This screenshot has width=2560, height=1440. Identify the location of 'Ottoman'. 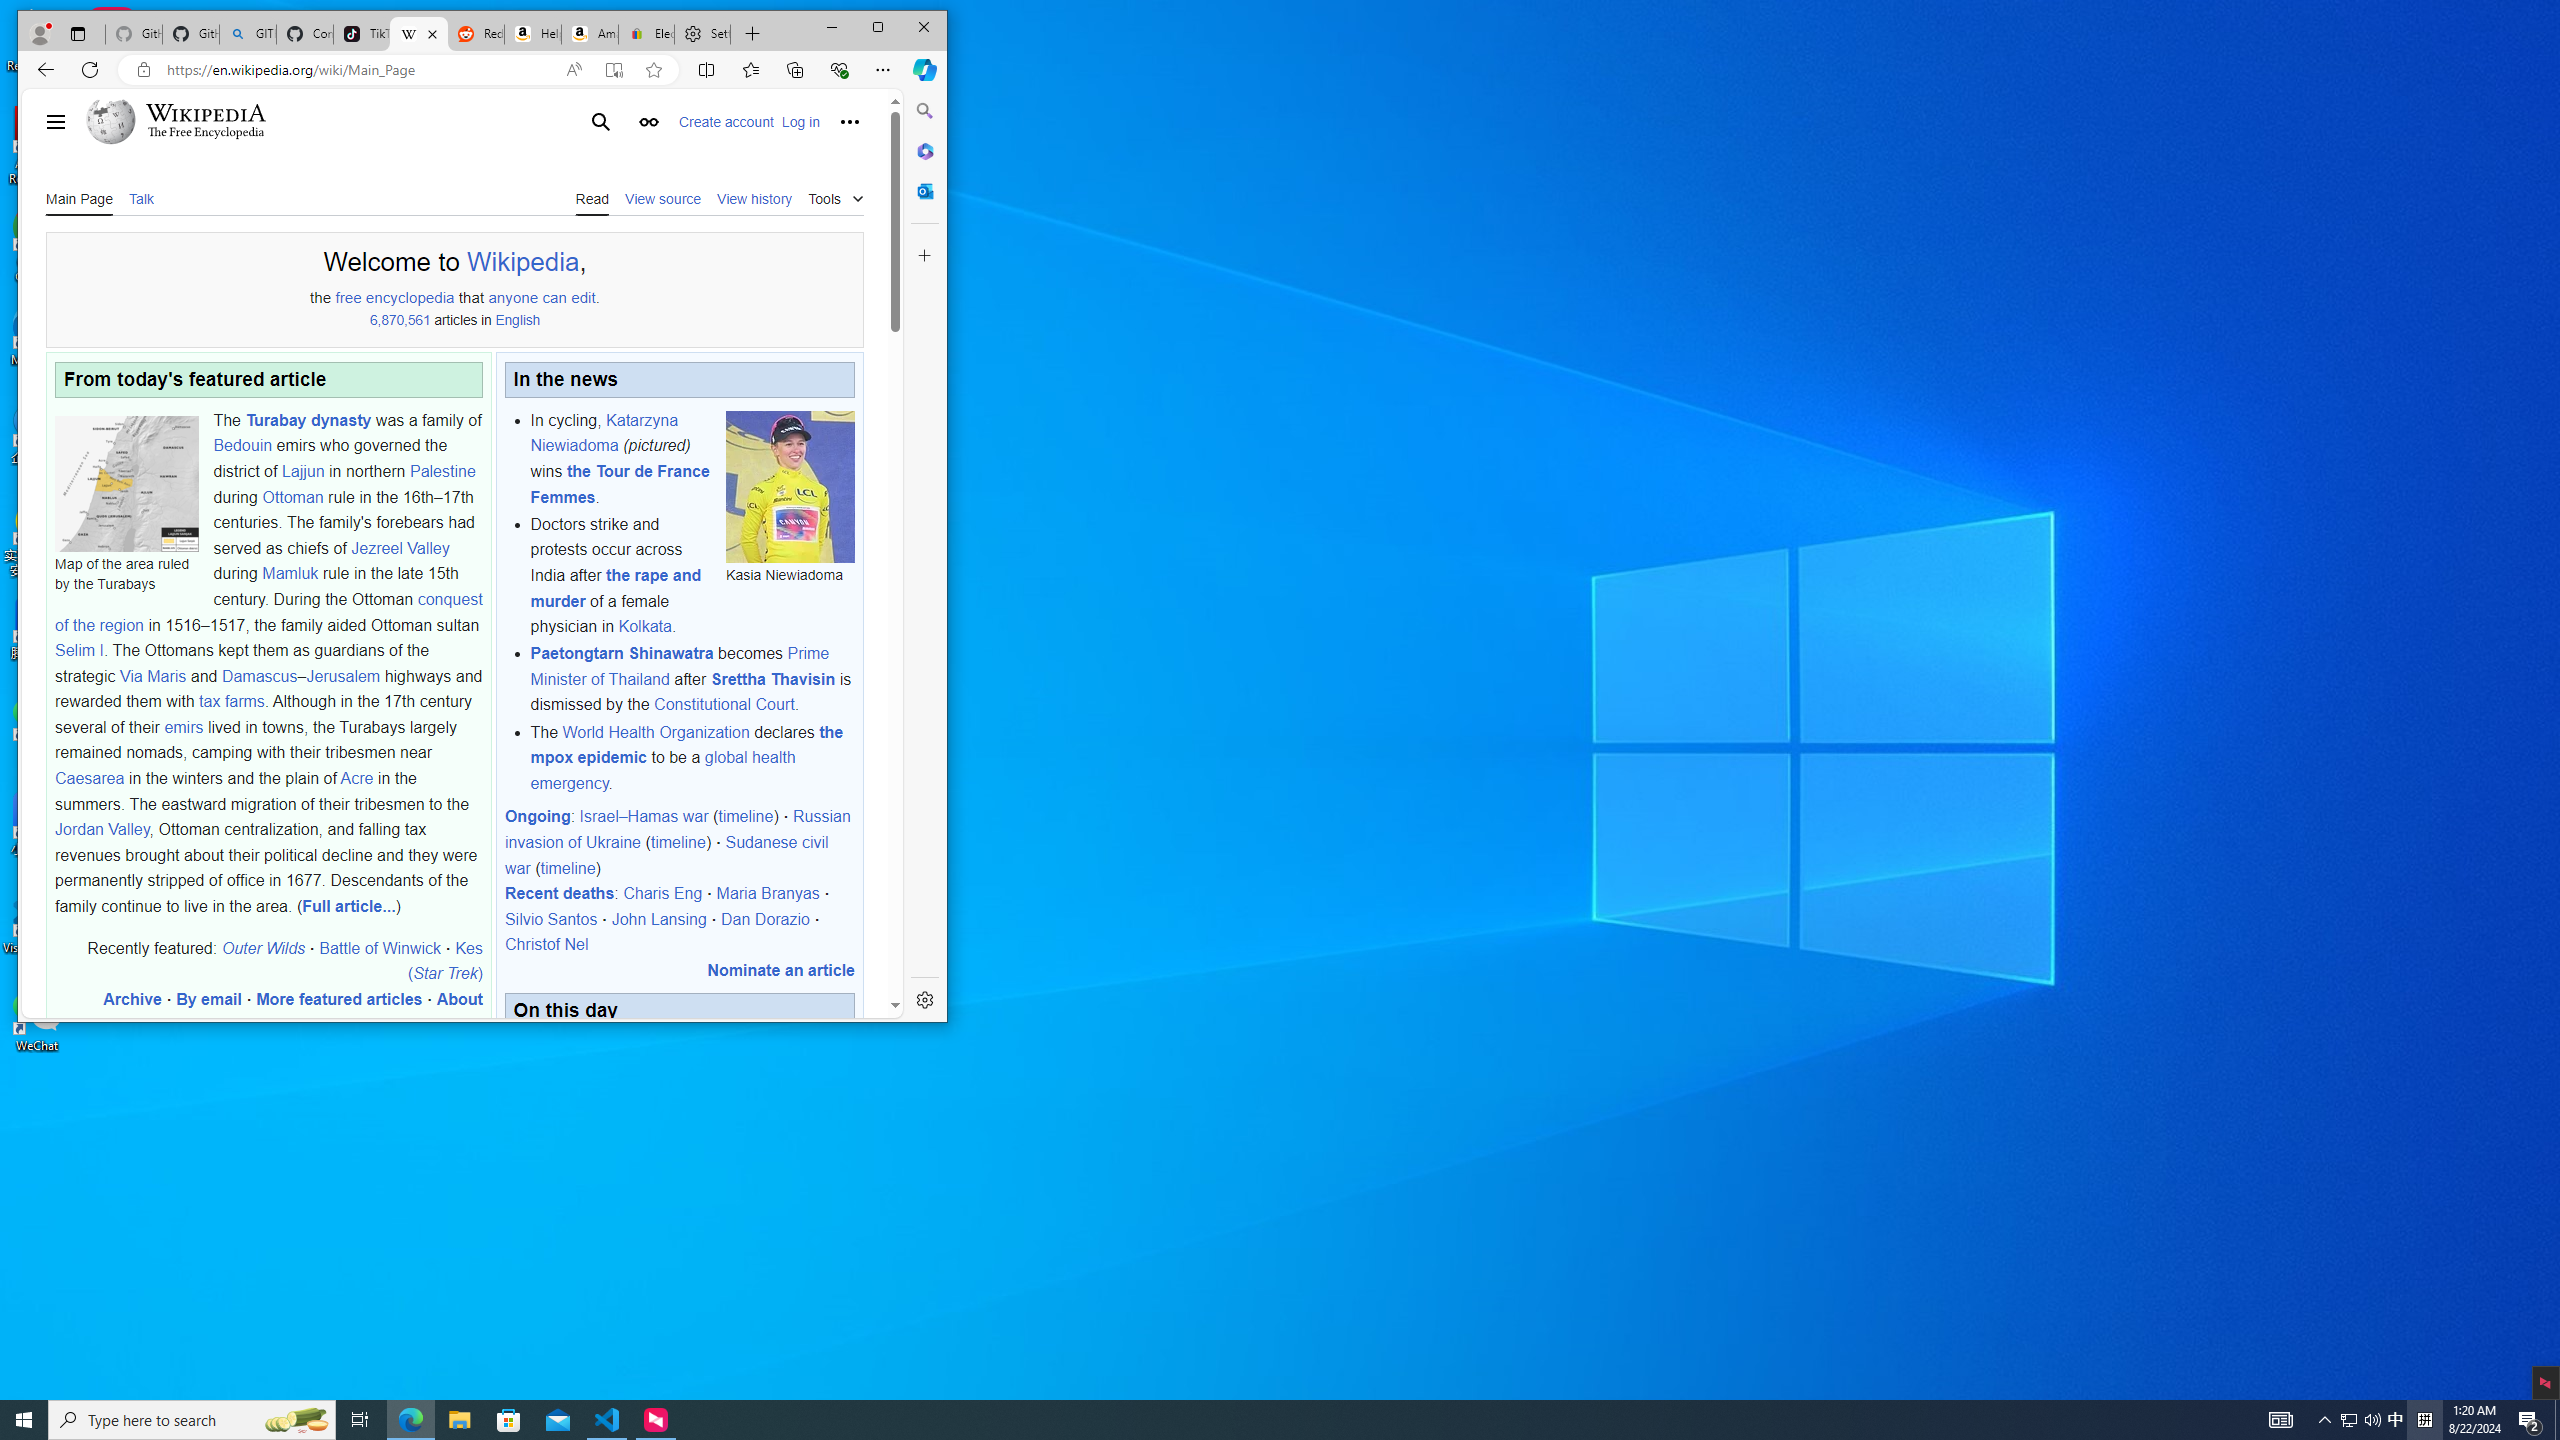
(293, 495).